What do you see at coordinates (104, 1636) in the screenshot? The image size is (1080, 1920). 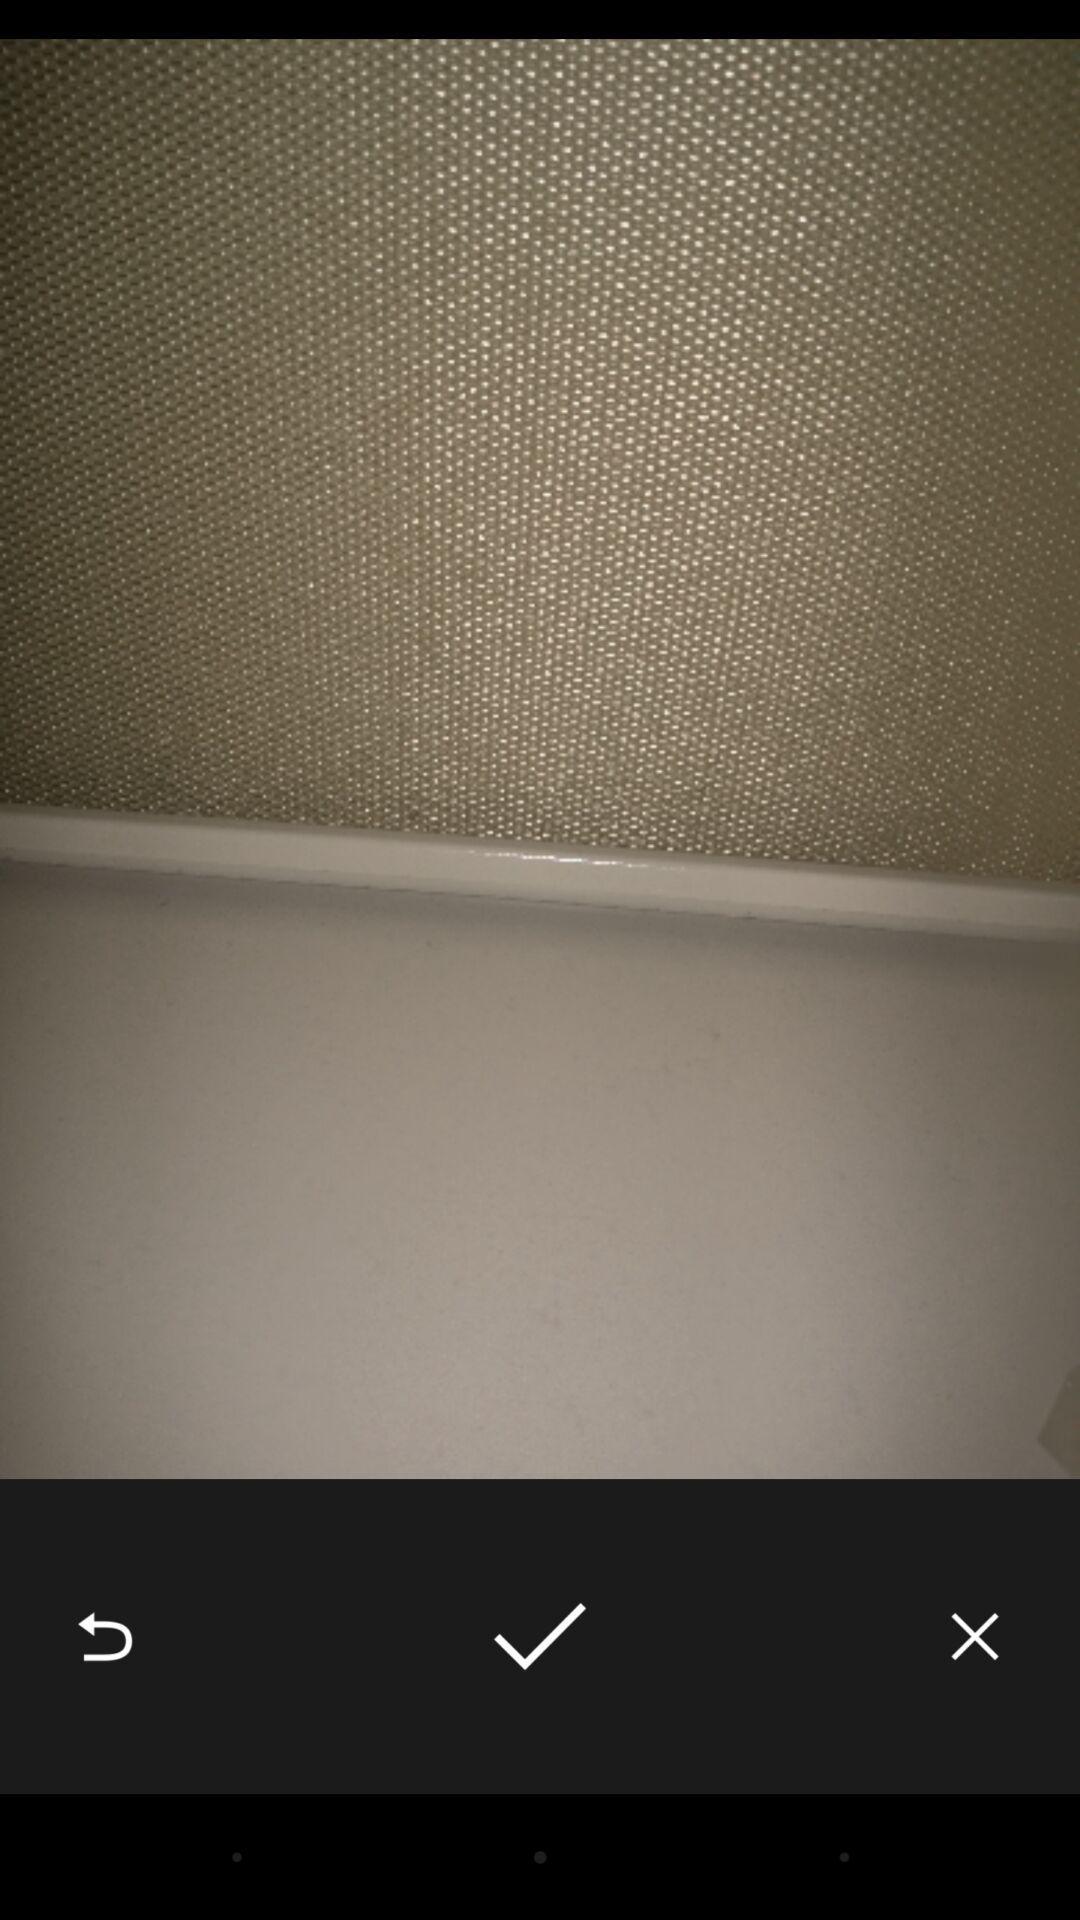 I see `icon at the bottom left corner` at bounding box center [104, 1636].